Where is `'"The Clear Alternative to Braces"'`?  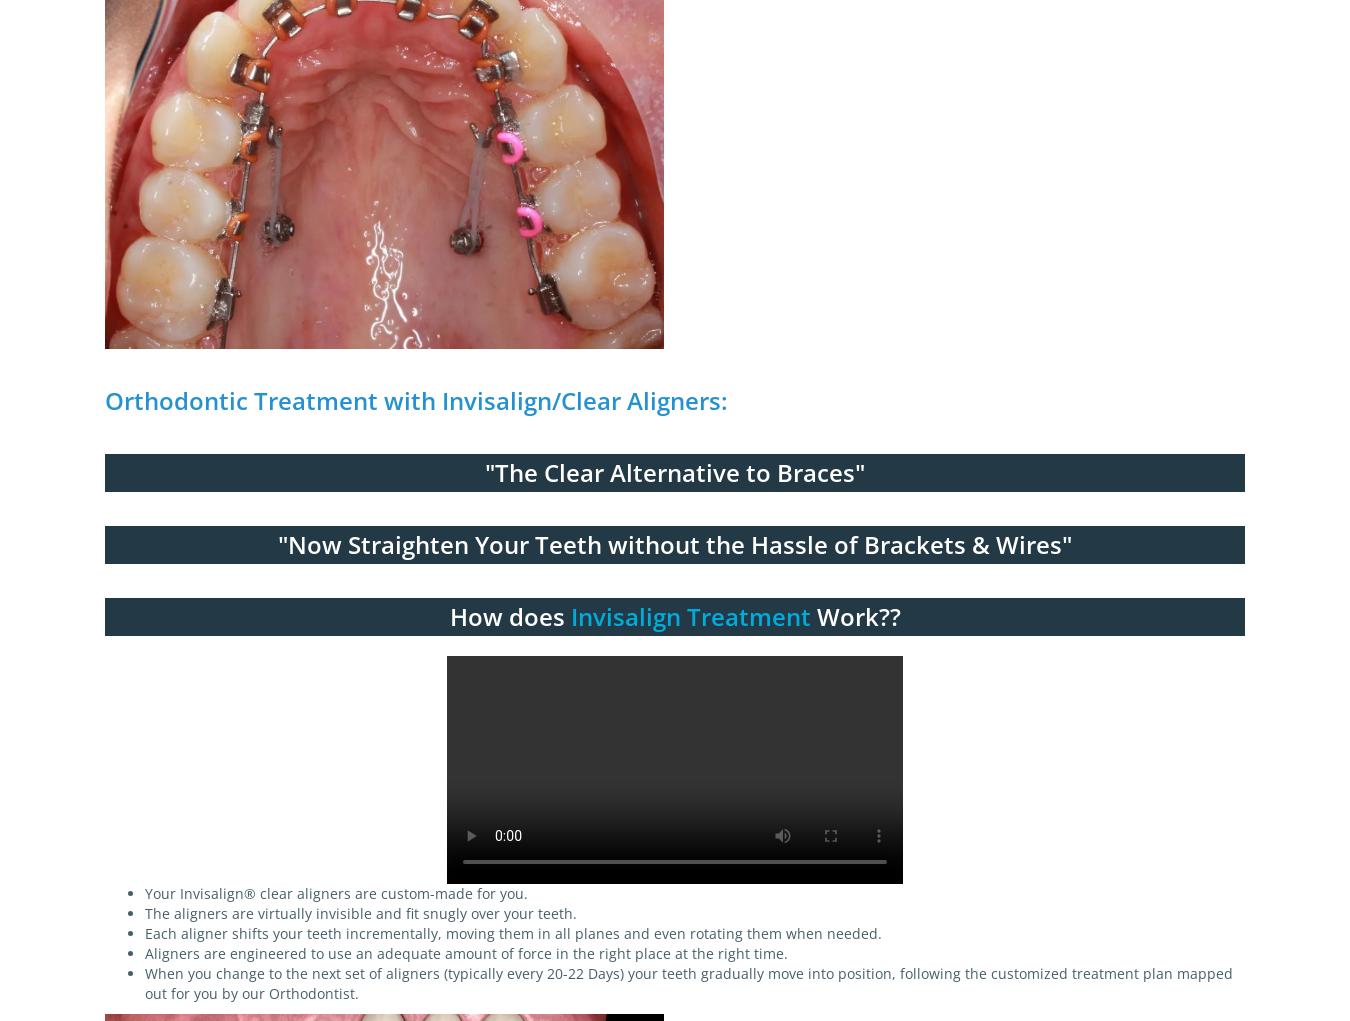
'"The Clear Alternative to Braces"' is located at coordinates (675, 471).